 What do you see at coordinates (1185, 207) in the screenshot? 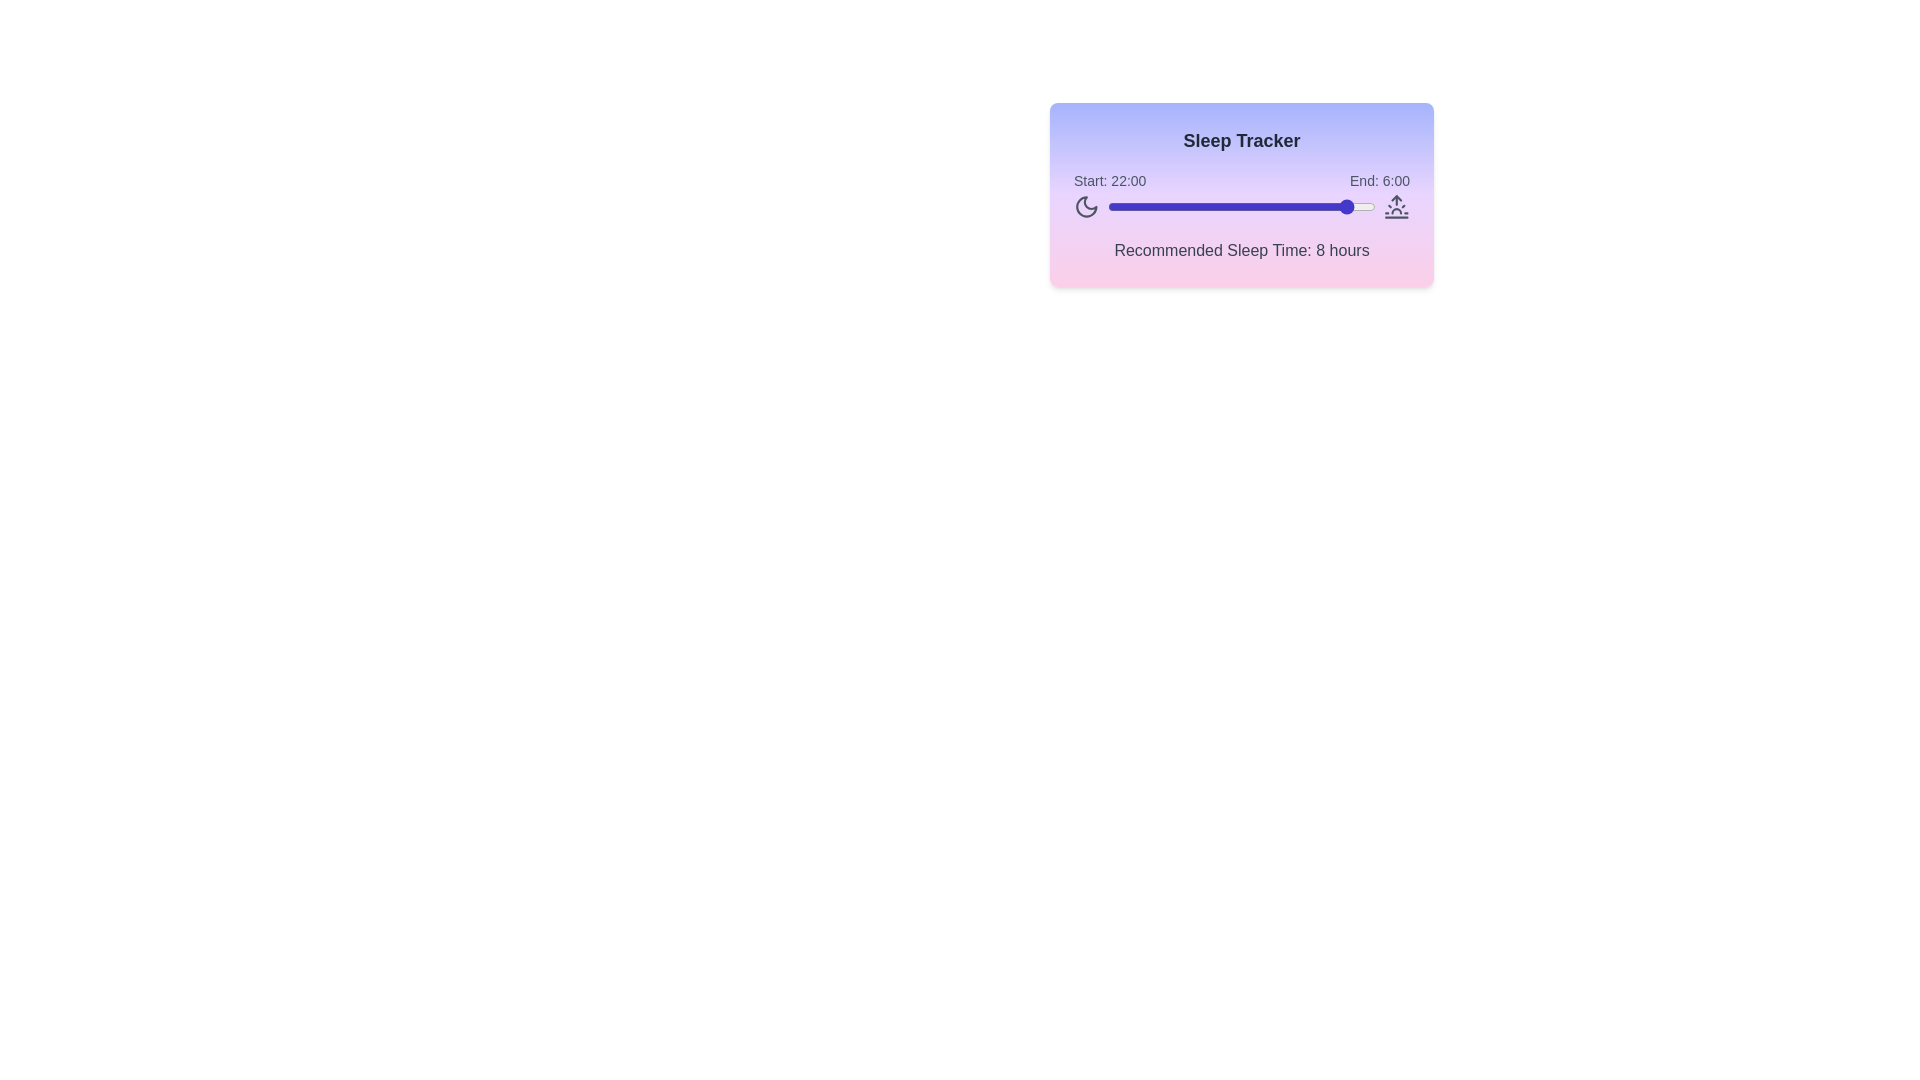
I see `the sleep time slider to set the start time to 7` at bounding box center [1185, 207].